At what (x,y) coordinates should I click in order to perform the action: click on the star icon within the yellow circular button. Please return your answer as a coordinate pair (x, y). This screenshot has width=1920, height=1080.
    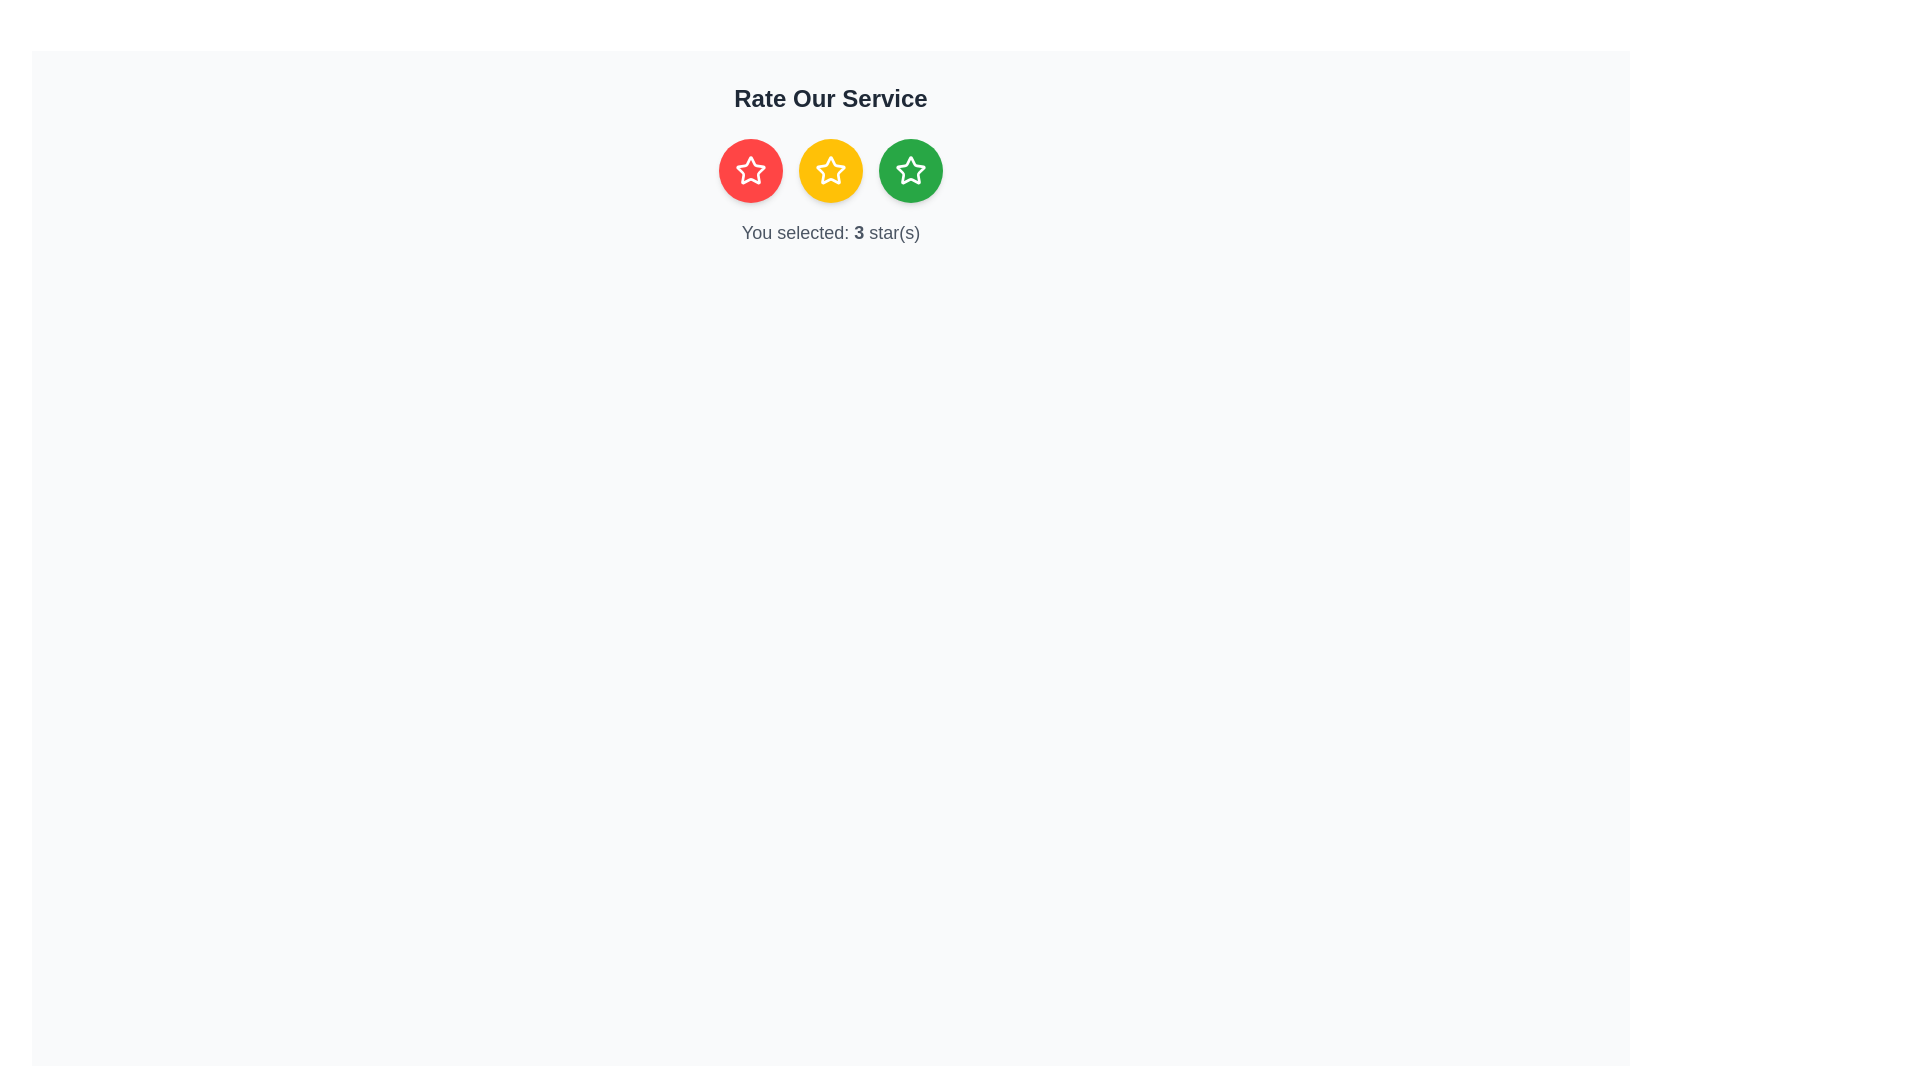
    Looking at the image, I should click on (830, 169).